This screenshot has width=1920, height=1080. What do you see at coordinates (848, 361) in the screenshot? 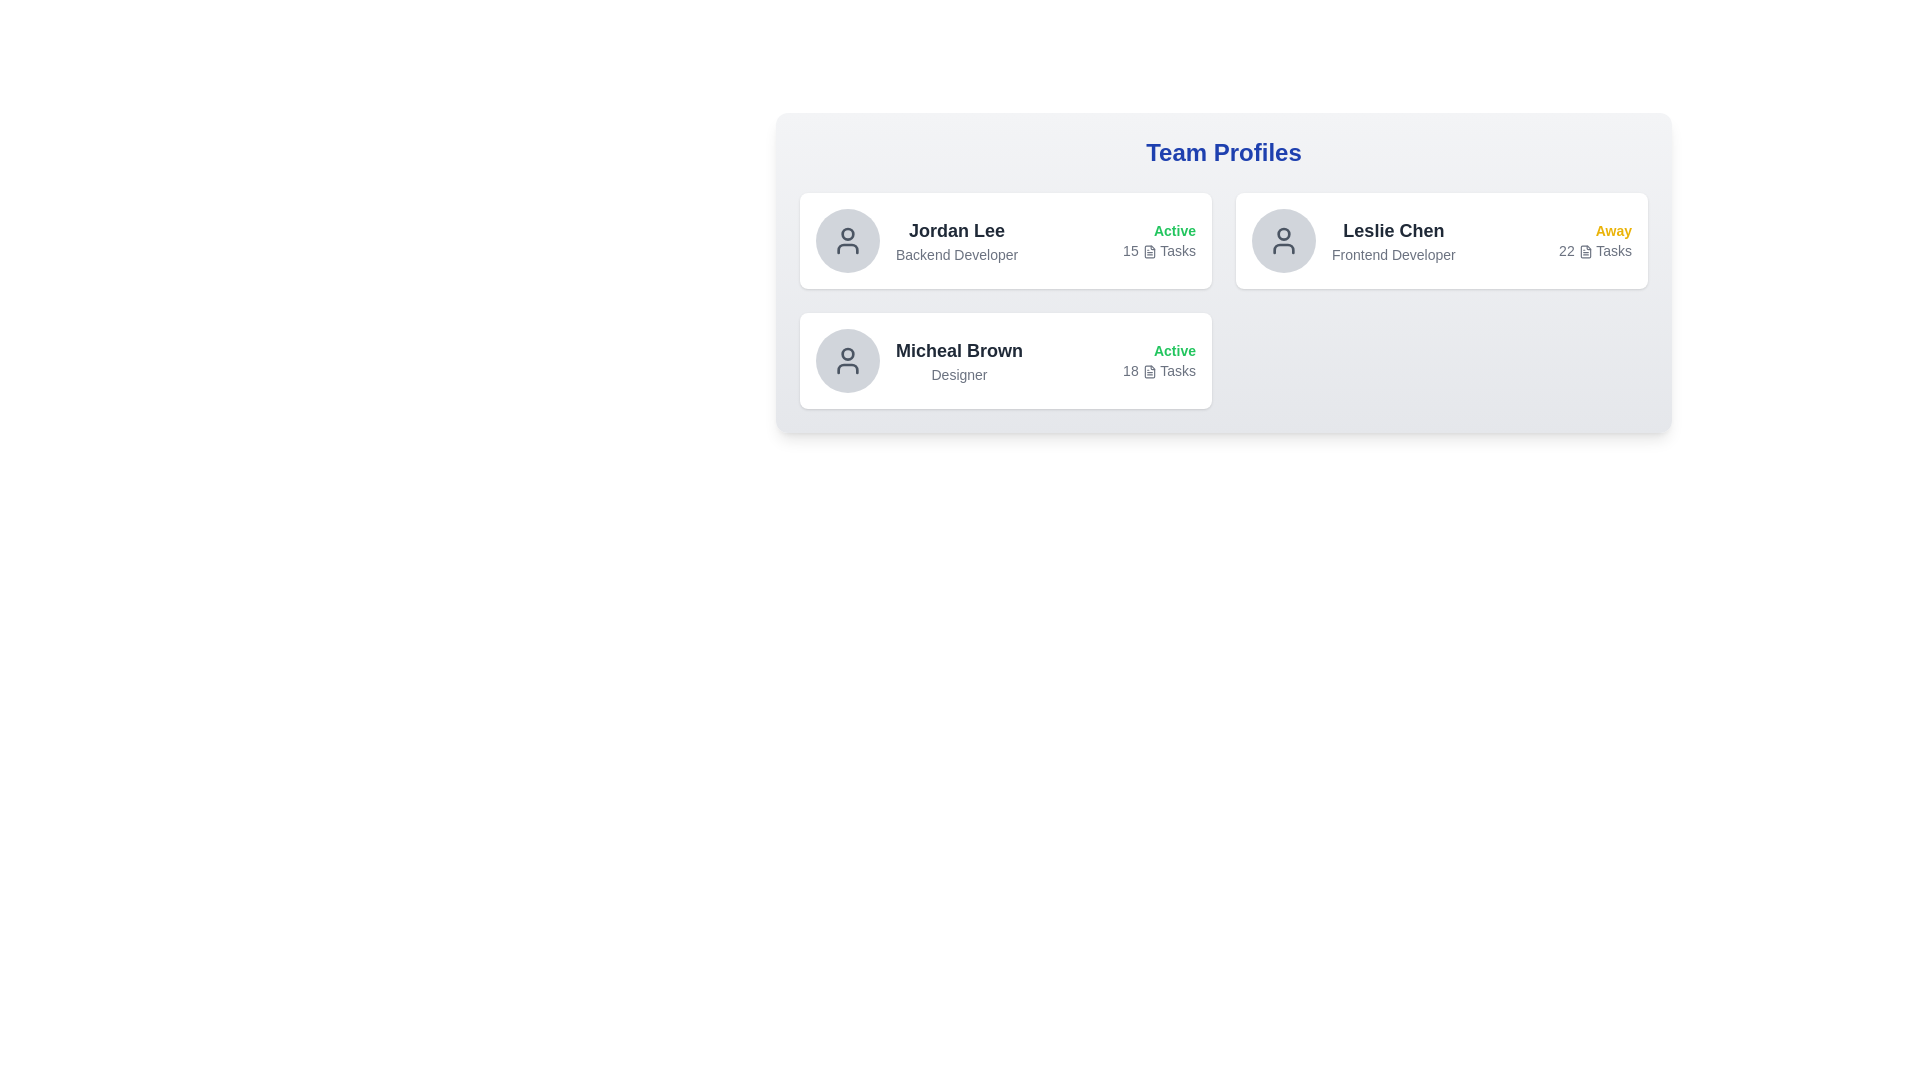
I see `the circular avatar placeholder with a light gray background that contains a user icon, positioned to the left of the text 'Micheal Brown' and 'Designer' in the second entry of the team profiles list` at bounding box center [848, 361].